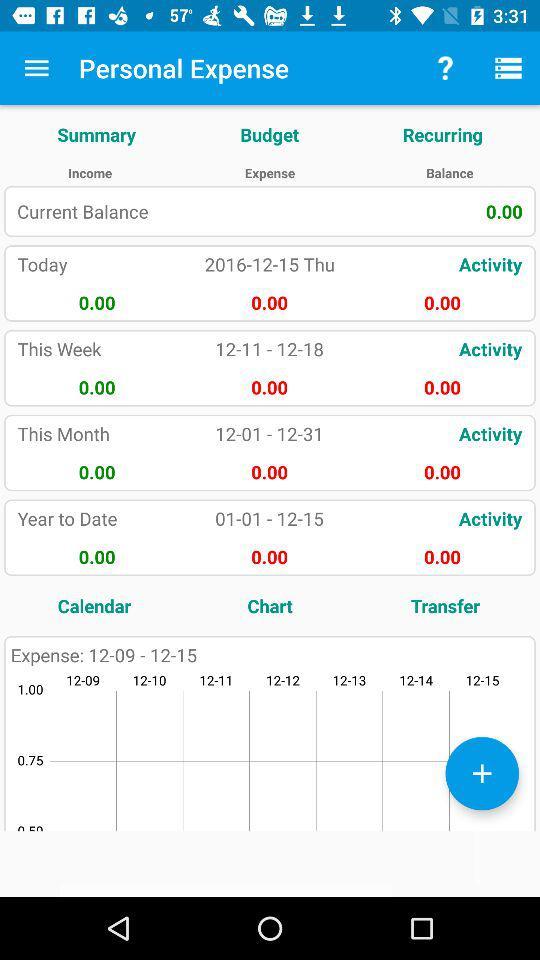  I want to click on budget item, so click(269, 133).